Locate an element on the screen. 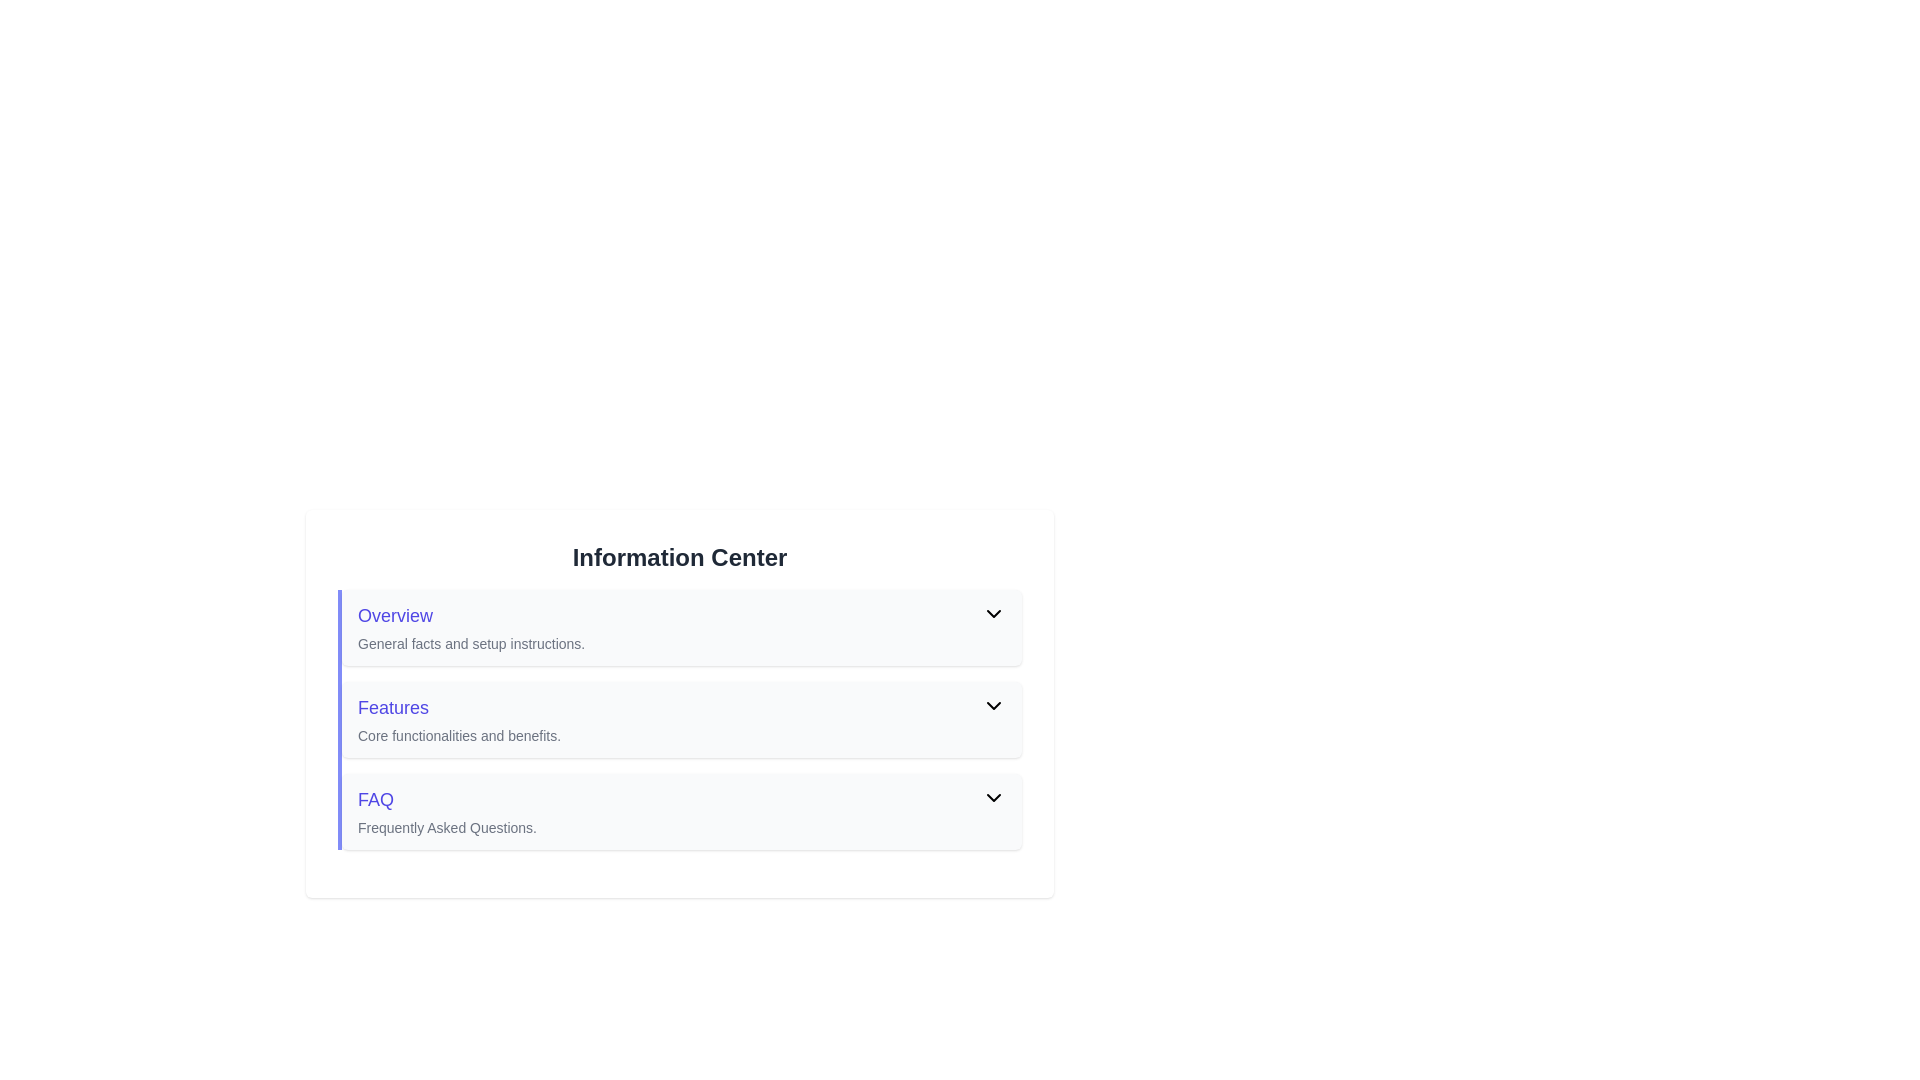  the chevron-down indicator icon located on the right side of the 'Features' section is located at coordinates (993, 704).